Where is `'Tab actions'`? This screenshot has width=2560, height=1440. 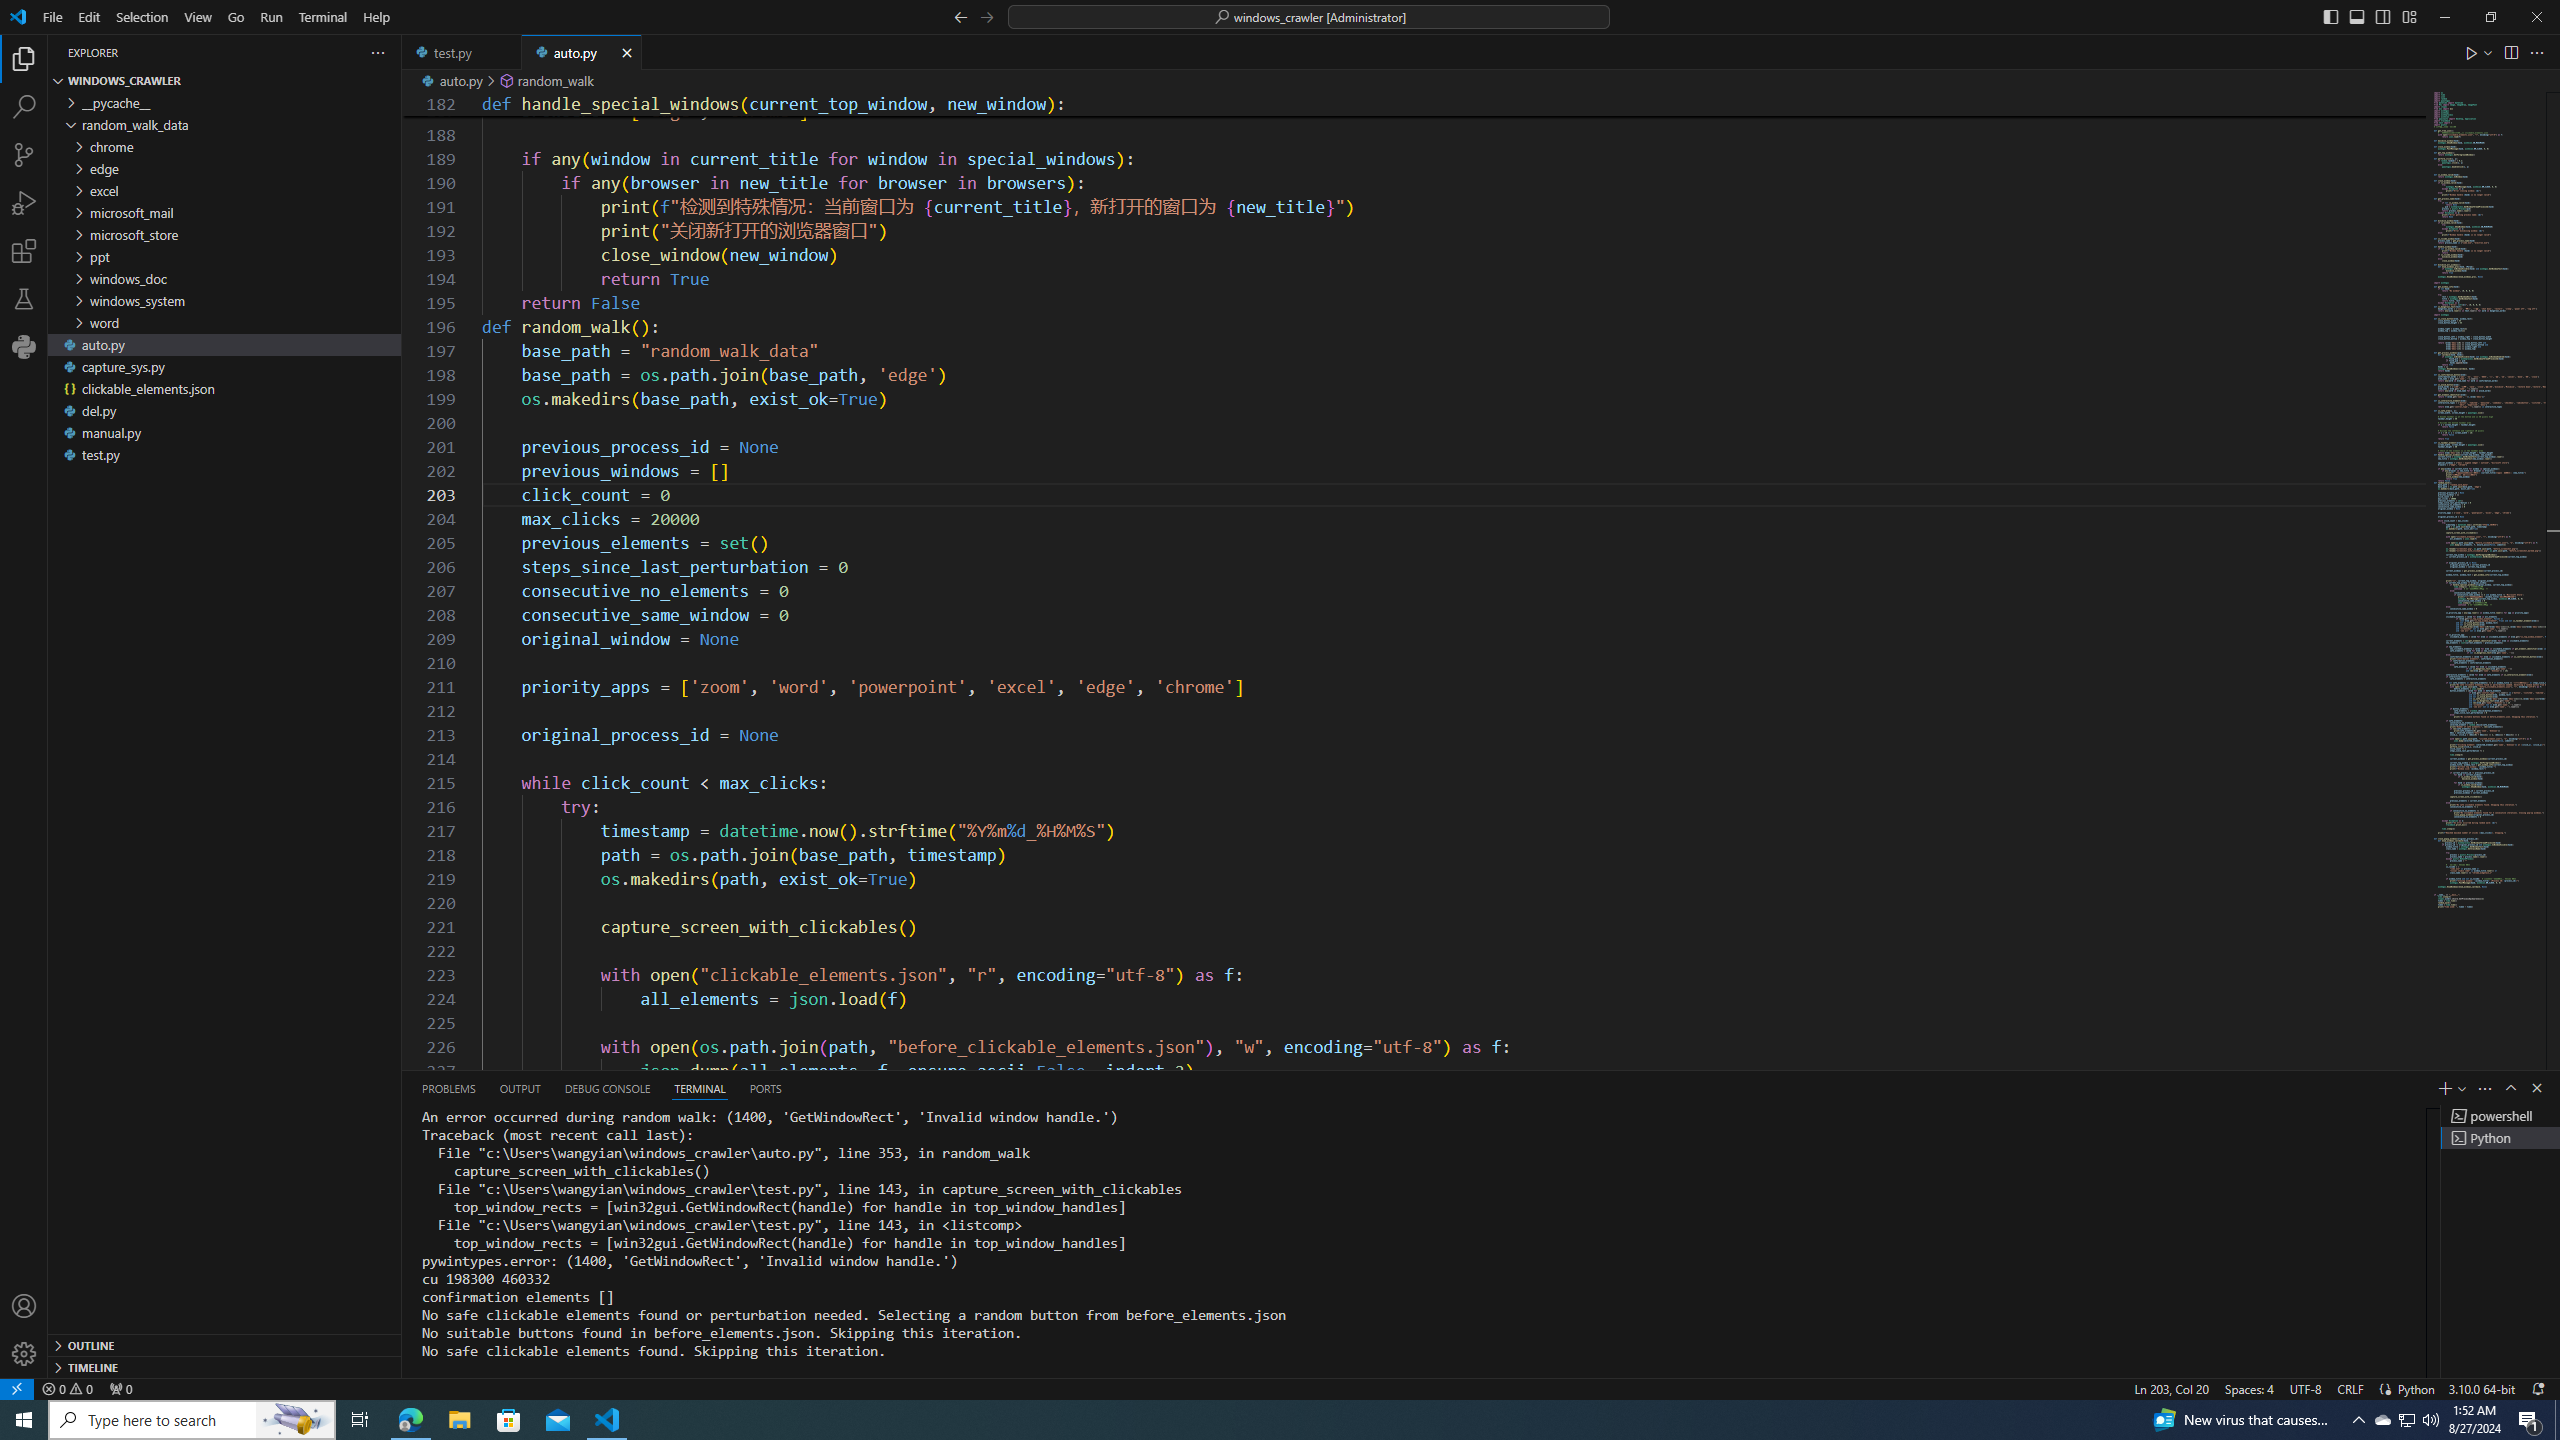
'Tab actions' is located at coordinates (624, 51).